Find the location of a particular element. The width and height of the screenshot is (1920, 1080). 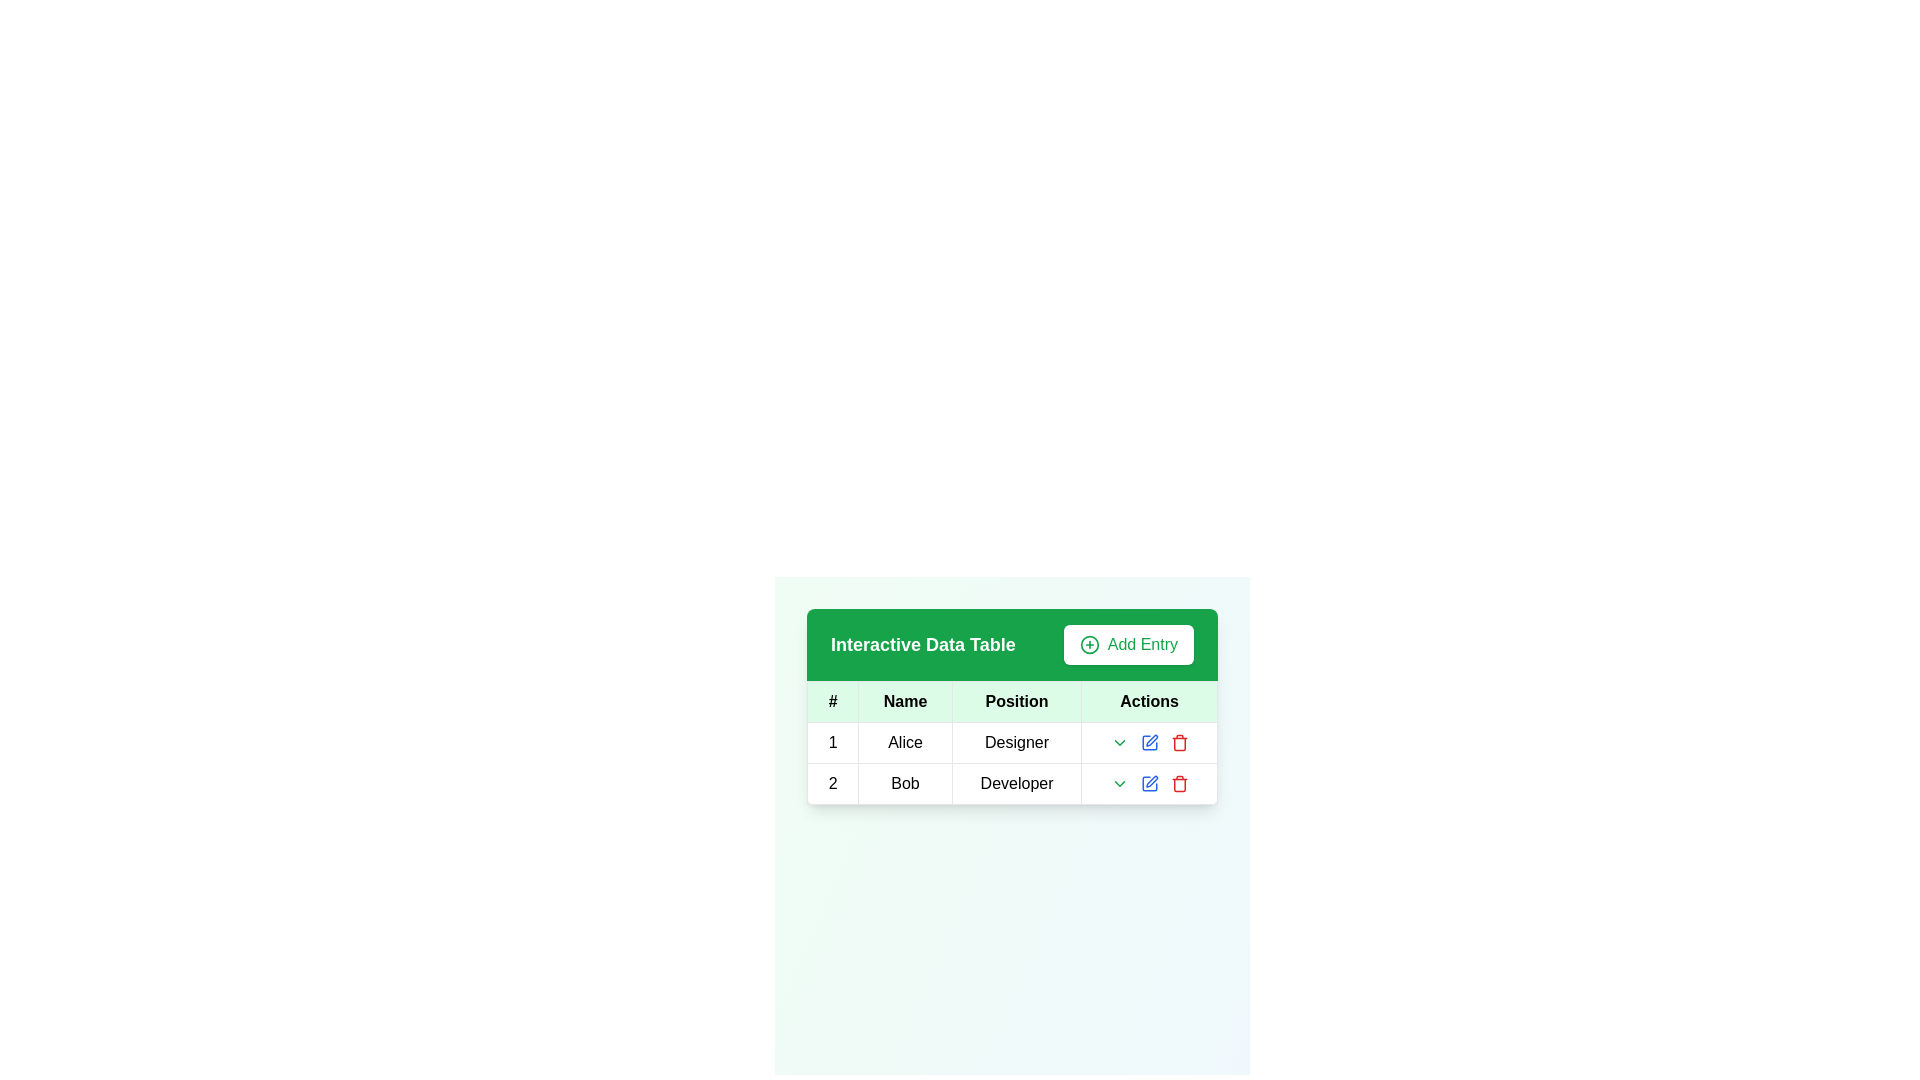

the Table Header indicating the column for positions, which is the third item in a horizontally-aligned row, following the titles '#' and 'Name' is located at coordinates (1012, 701).